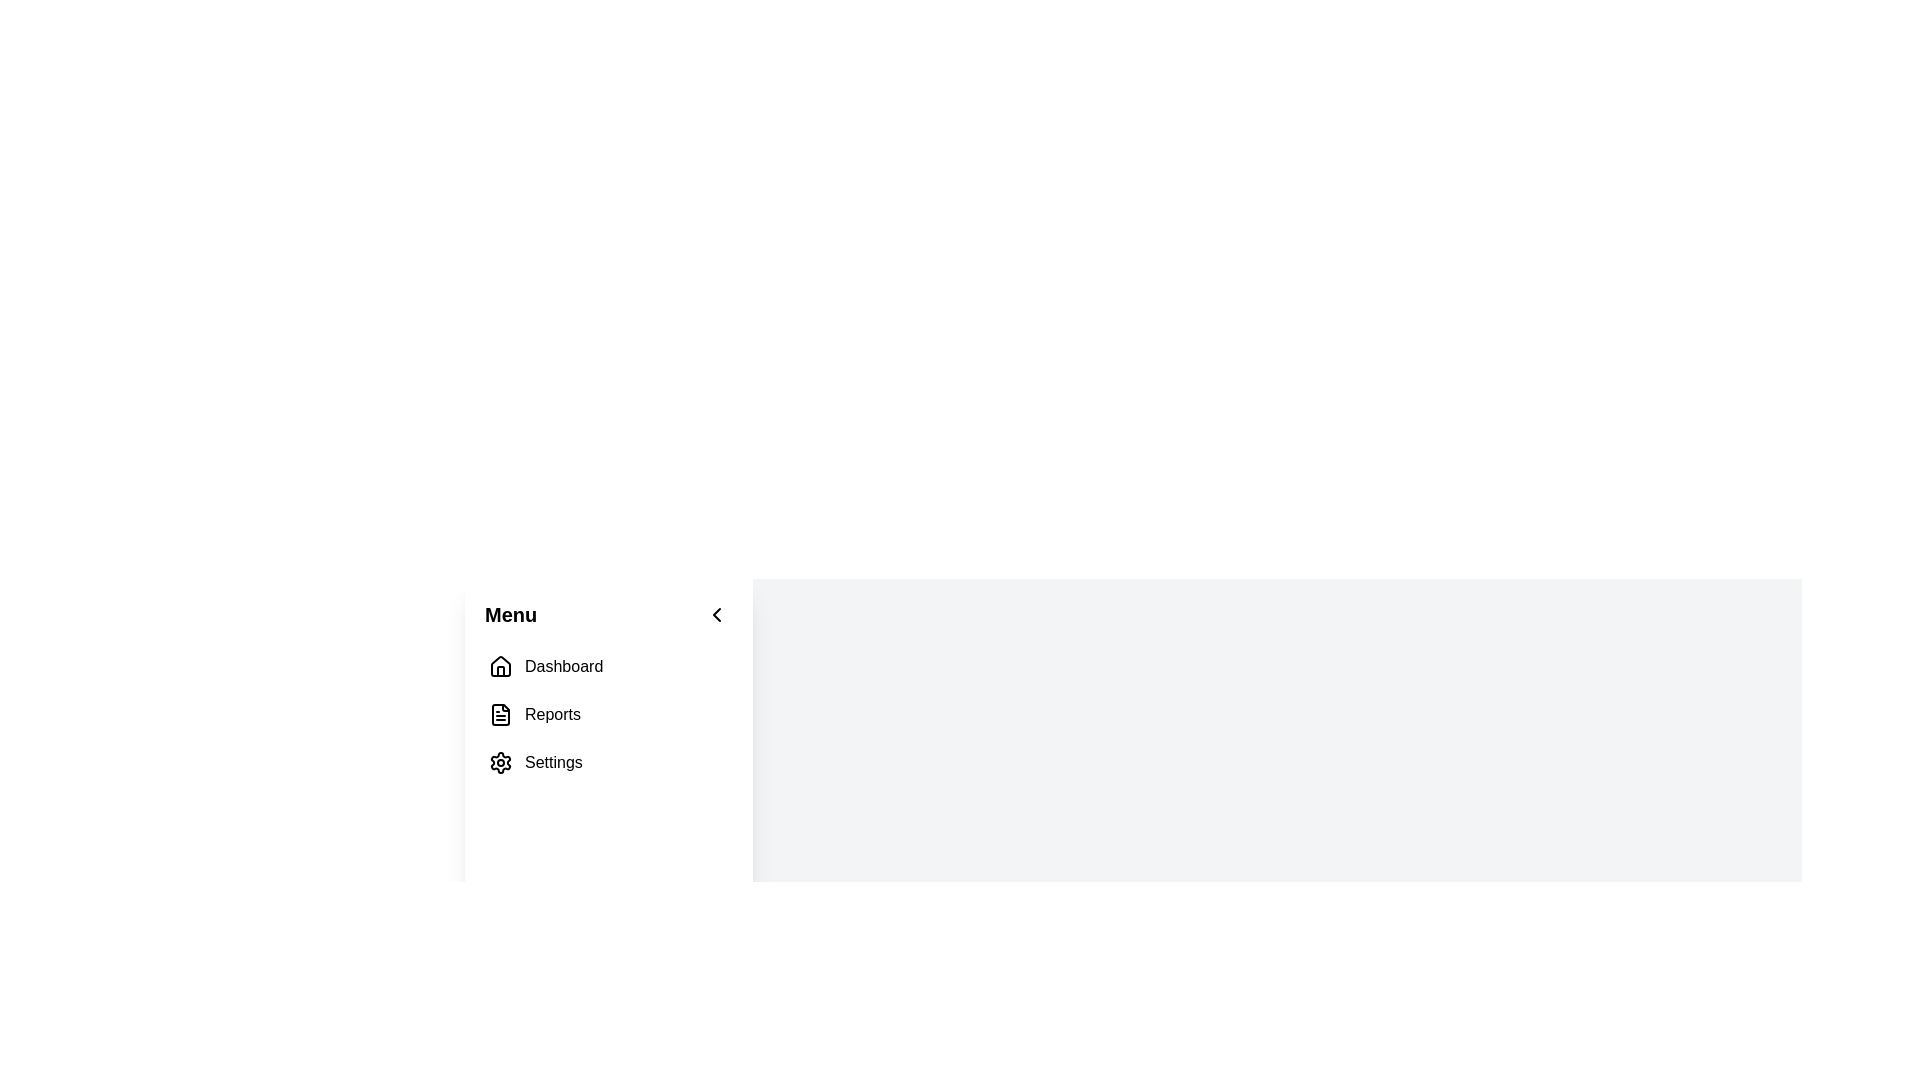 The image size is (1920, 1080). What do you see at coordinates (511, 613) in the screenshot?
I see `the Text Label that serves as a title for the navigation panel, which is the first element from left to right among its siblings` at bounding box center [511, 613].